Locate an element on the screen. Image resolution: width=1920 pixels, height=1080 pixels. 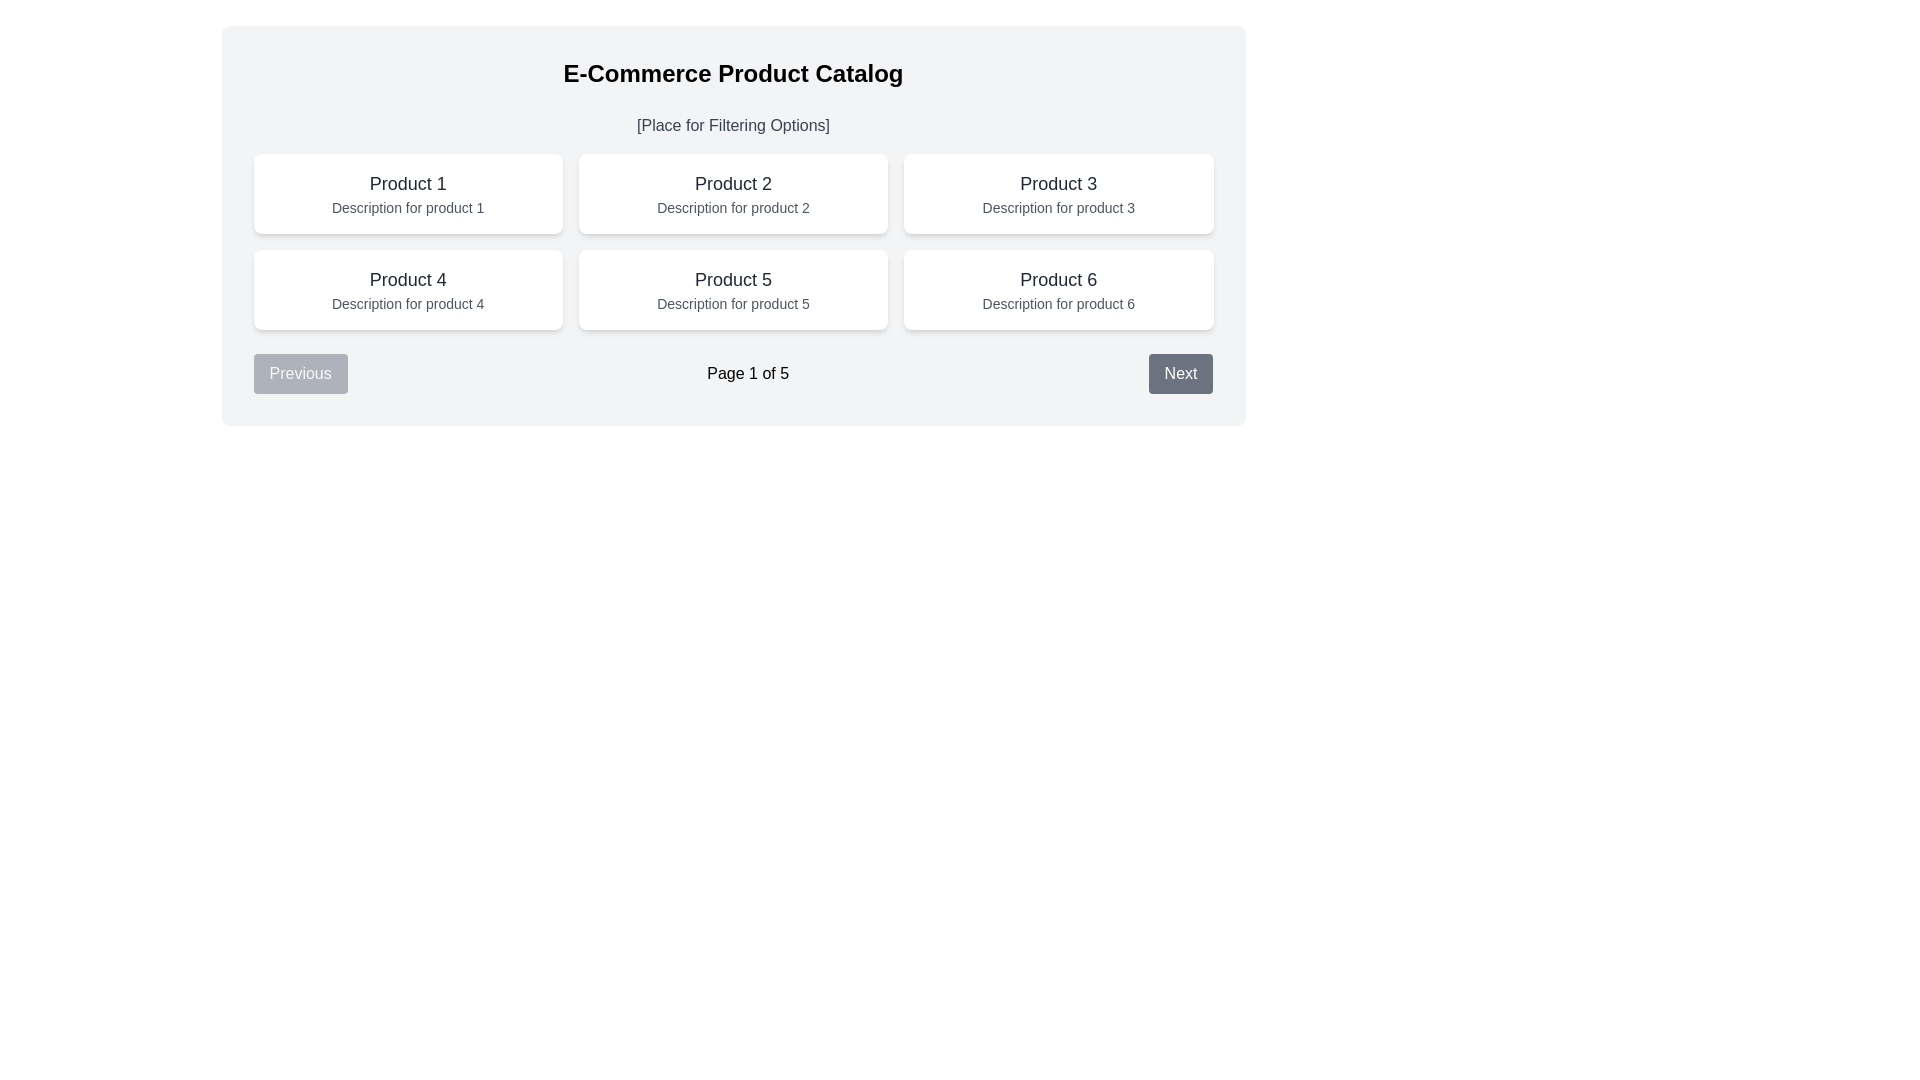
the Text Label that serves as the title for 'Product 2', located in the second card of the first row, above the product description is located at coordinates (732, 184).